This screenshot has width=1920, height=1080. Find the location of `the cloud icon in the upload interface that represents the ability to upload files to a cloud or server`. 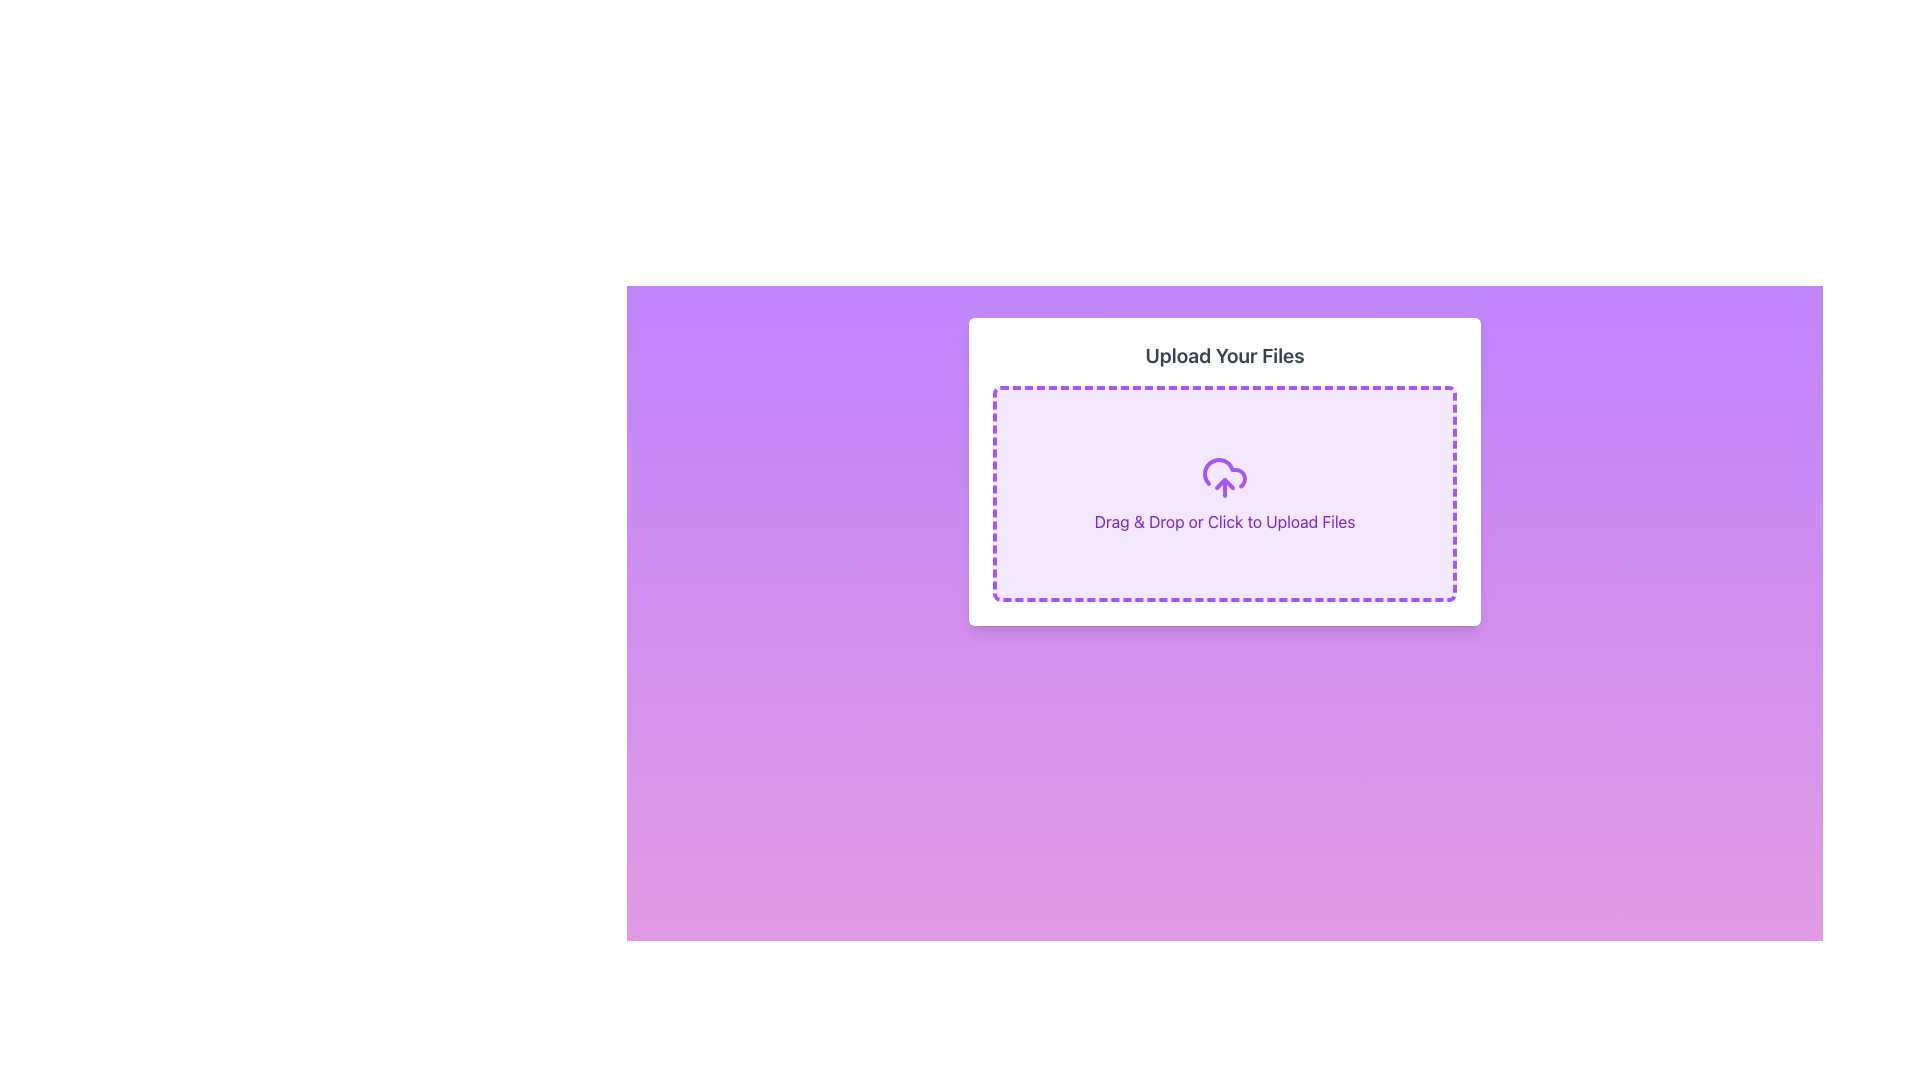

the cloud icon in the upload interface that represents the ability to upload files to a cloud or server is located at coordinates (1223, 473).